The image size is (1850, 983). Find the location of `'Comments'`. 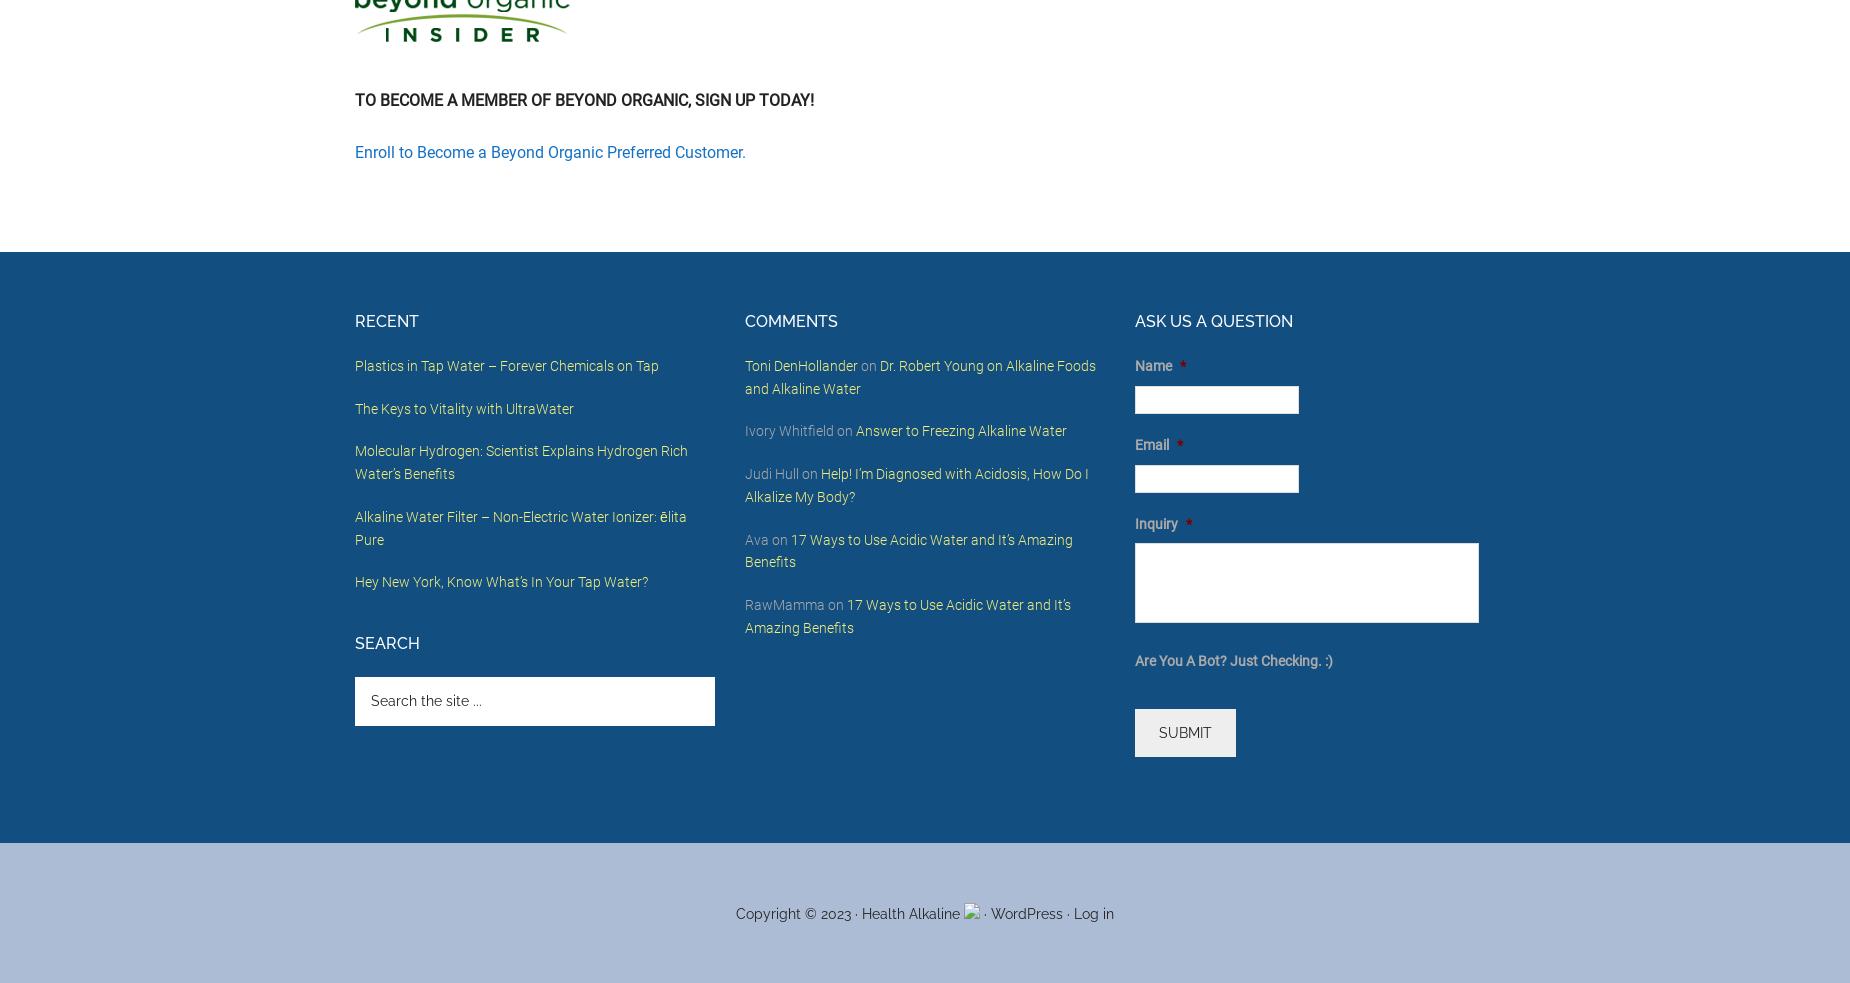

'Comments' is located at coordinates (791, 320).